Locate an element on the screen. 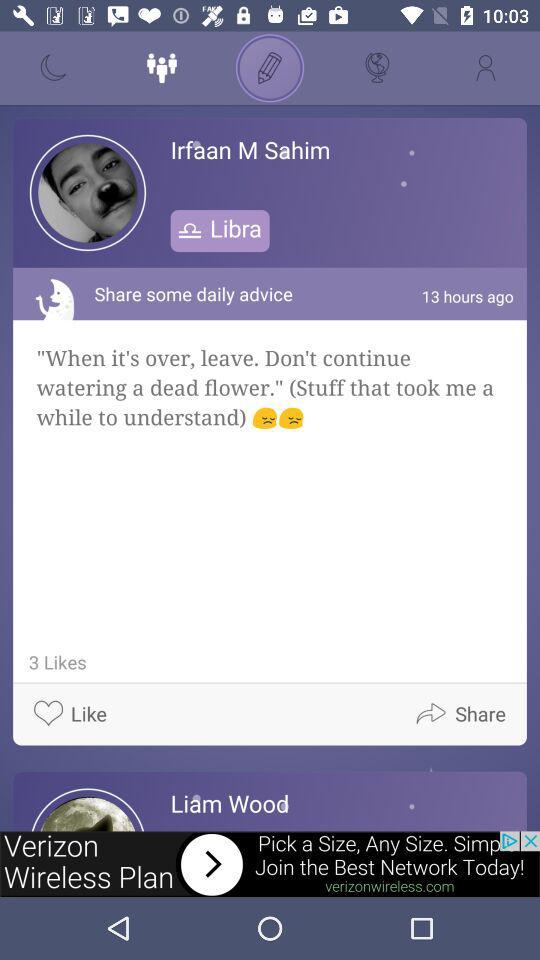 The image size is (540, 960). edit daily advice is located at coordinates (270, 68).